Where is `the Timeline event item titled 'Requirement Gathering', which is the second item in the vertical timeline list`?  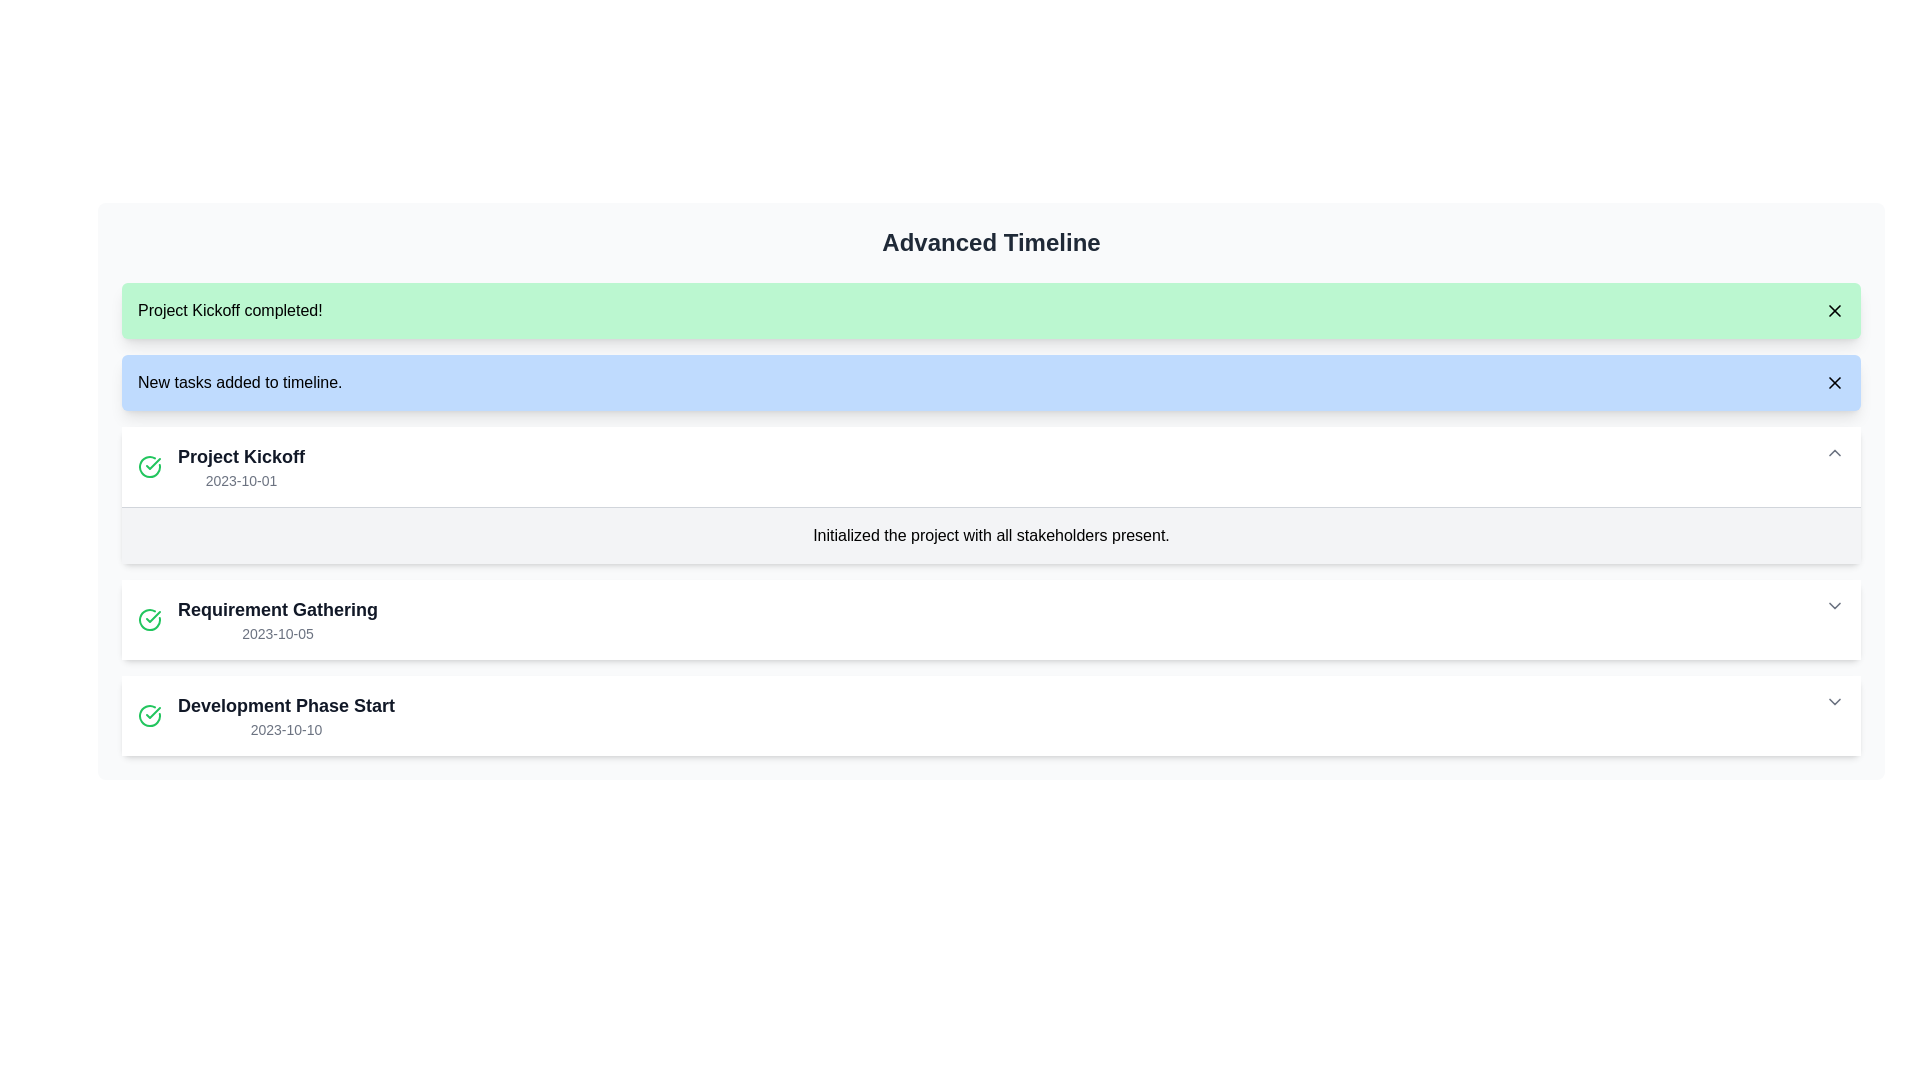 the Timeline event item titled 'Requirement Gathering', which is the second item in the vertical timeline list is located at coordinates (991, 619).